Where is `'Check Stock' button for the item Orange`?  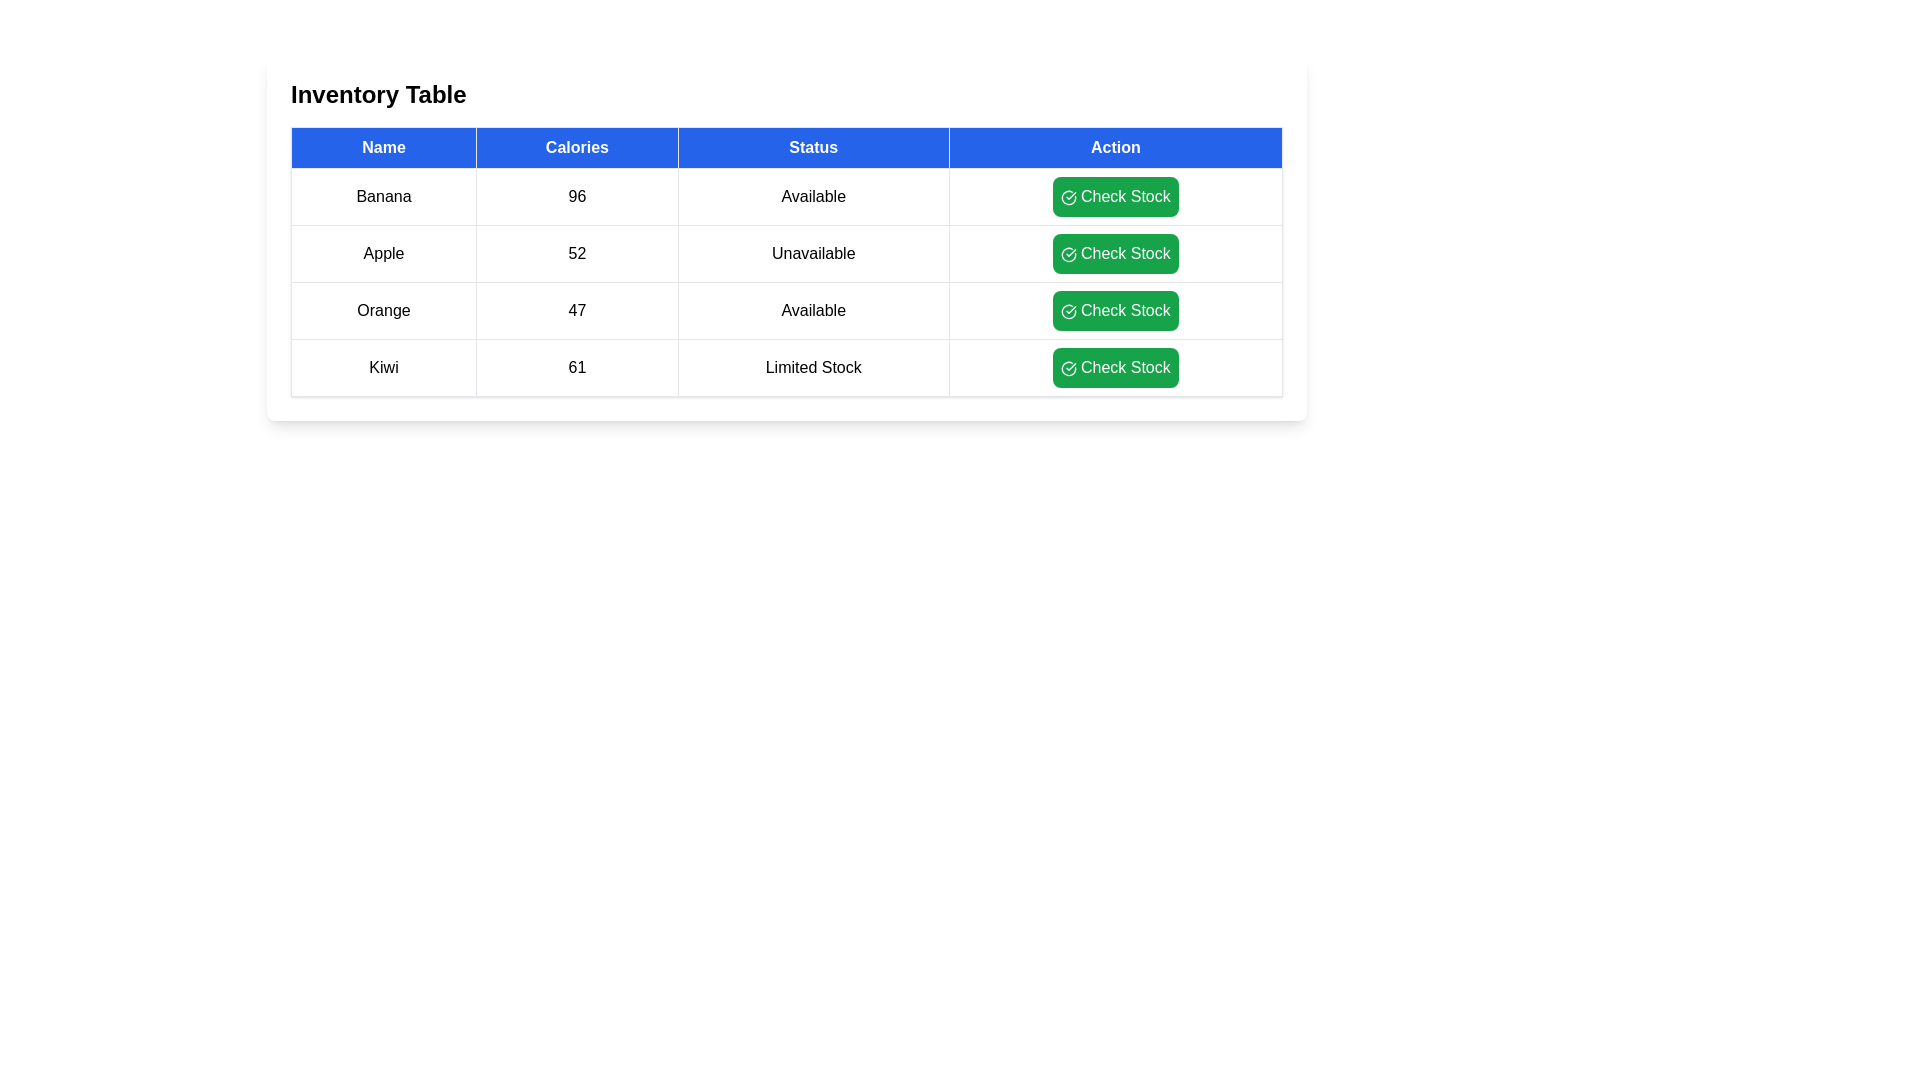
'Check Stock' button for the item Orange is located at coordinates (1114, 311).